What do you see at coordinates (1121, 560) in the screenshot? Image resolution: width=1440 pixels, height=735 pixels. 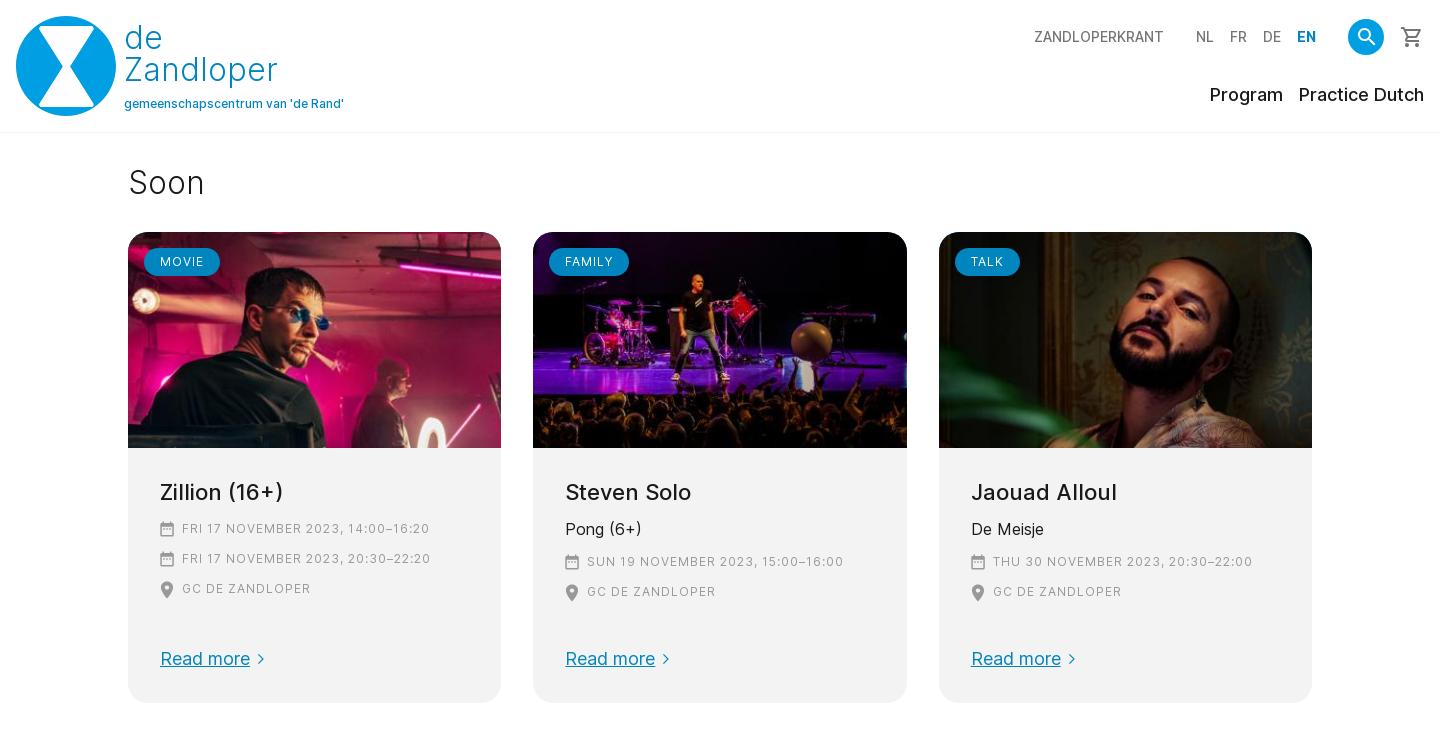 I see `'Thu 30 November 2023, 20:30–22:00'` at bounding box center [1121, 560].